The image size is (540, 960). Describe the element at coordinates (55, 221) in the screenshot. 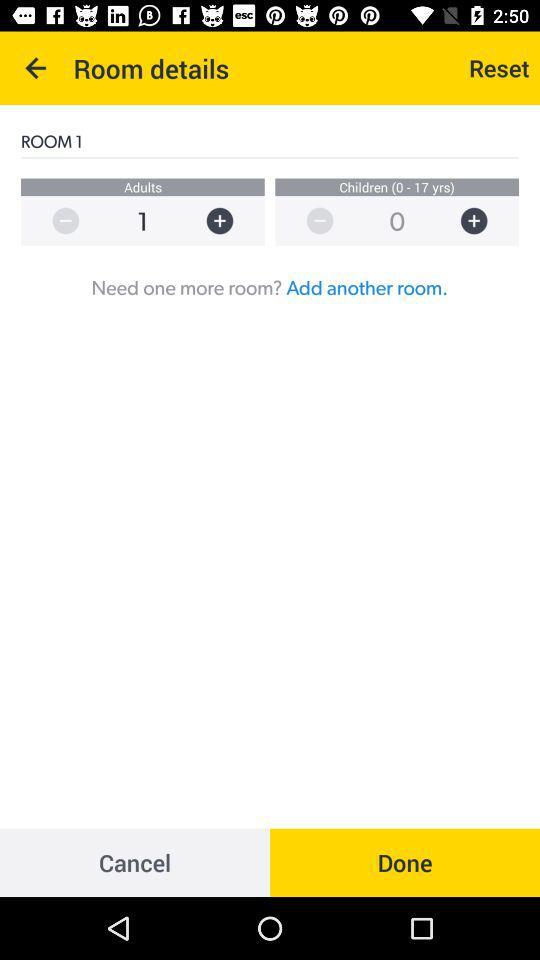

I see `decrease number` at that location.